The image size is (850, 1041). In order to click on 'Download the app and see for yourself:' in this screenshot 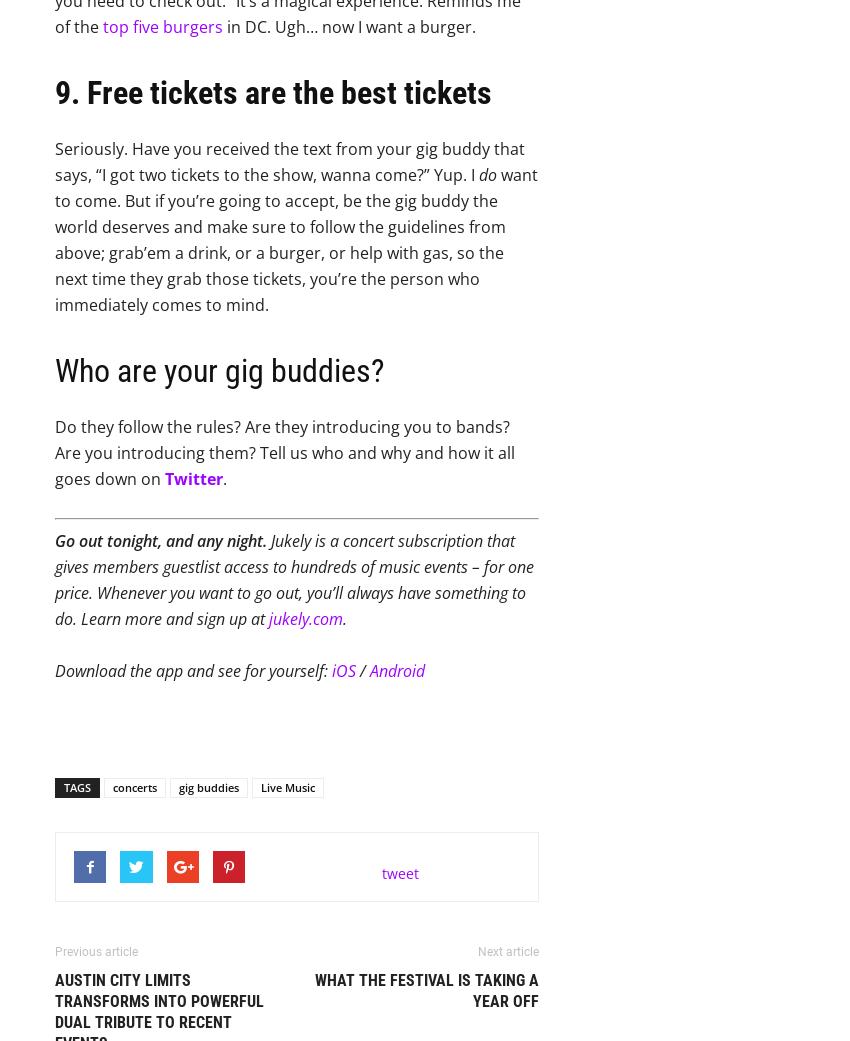, I will do `click(192, 670)`.